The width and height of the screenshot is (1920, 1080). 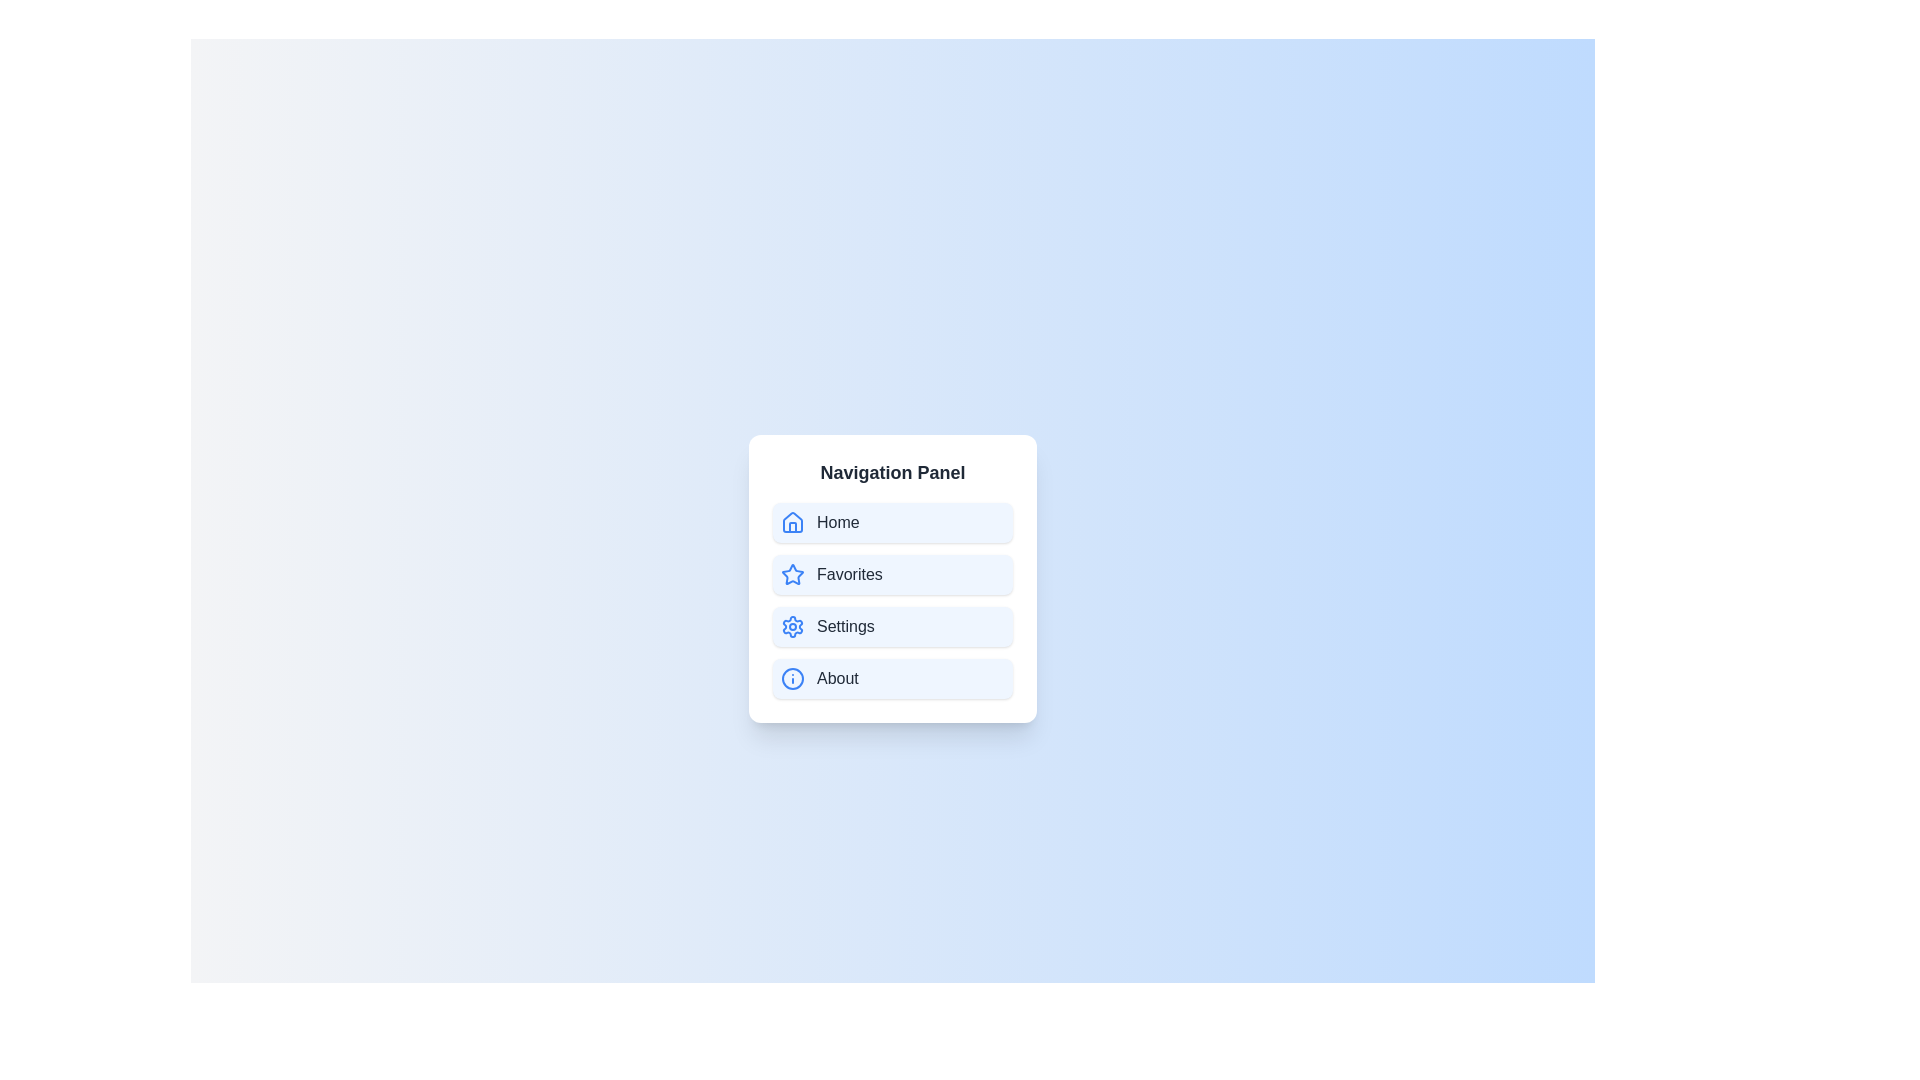 I want to click on properties of the 'Home' navigation icon located in the vertical menu, which is represented as an SVG element positioned to the left of the label 'Home', so click(x=791, y=520).